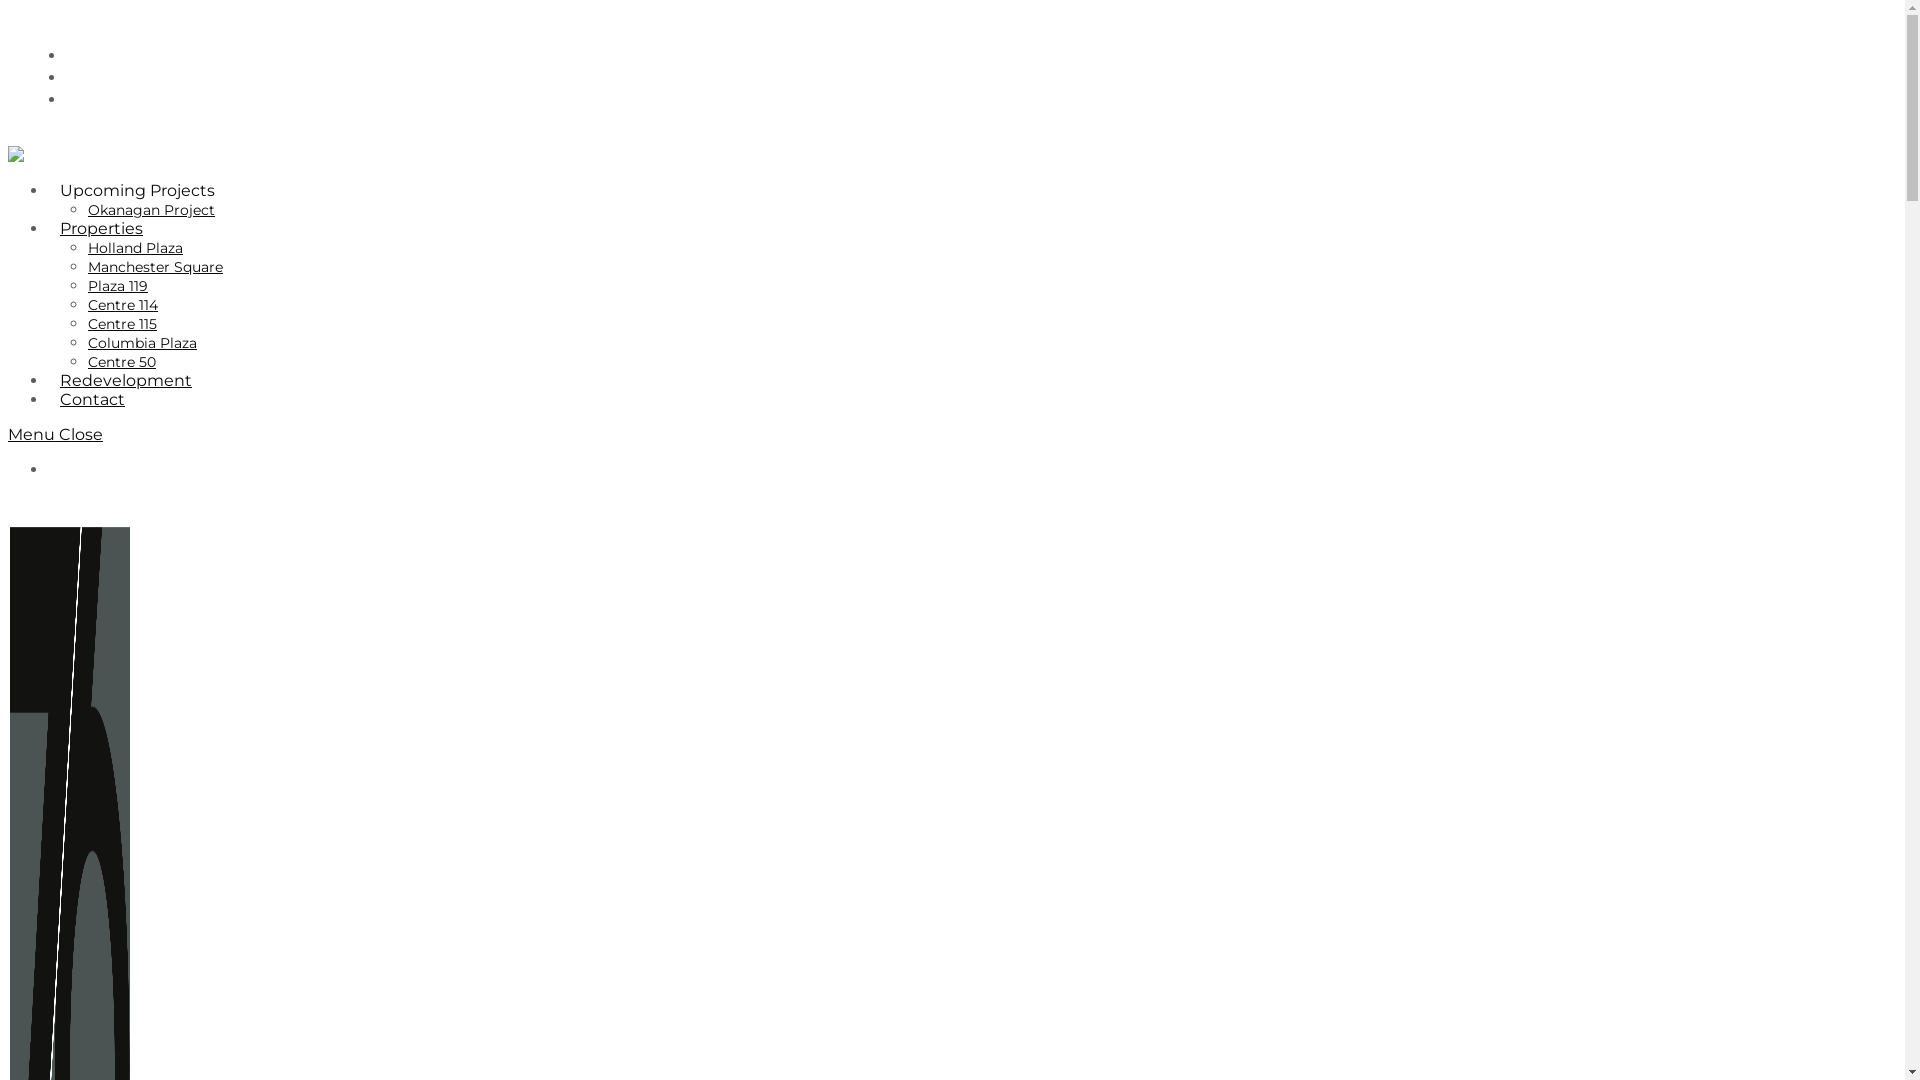  I want to click on 'Manchester Square', so click(154, 265).